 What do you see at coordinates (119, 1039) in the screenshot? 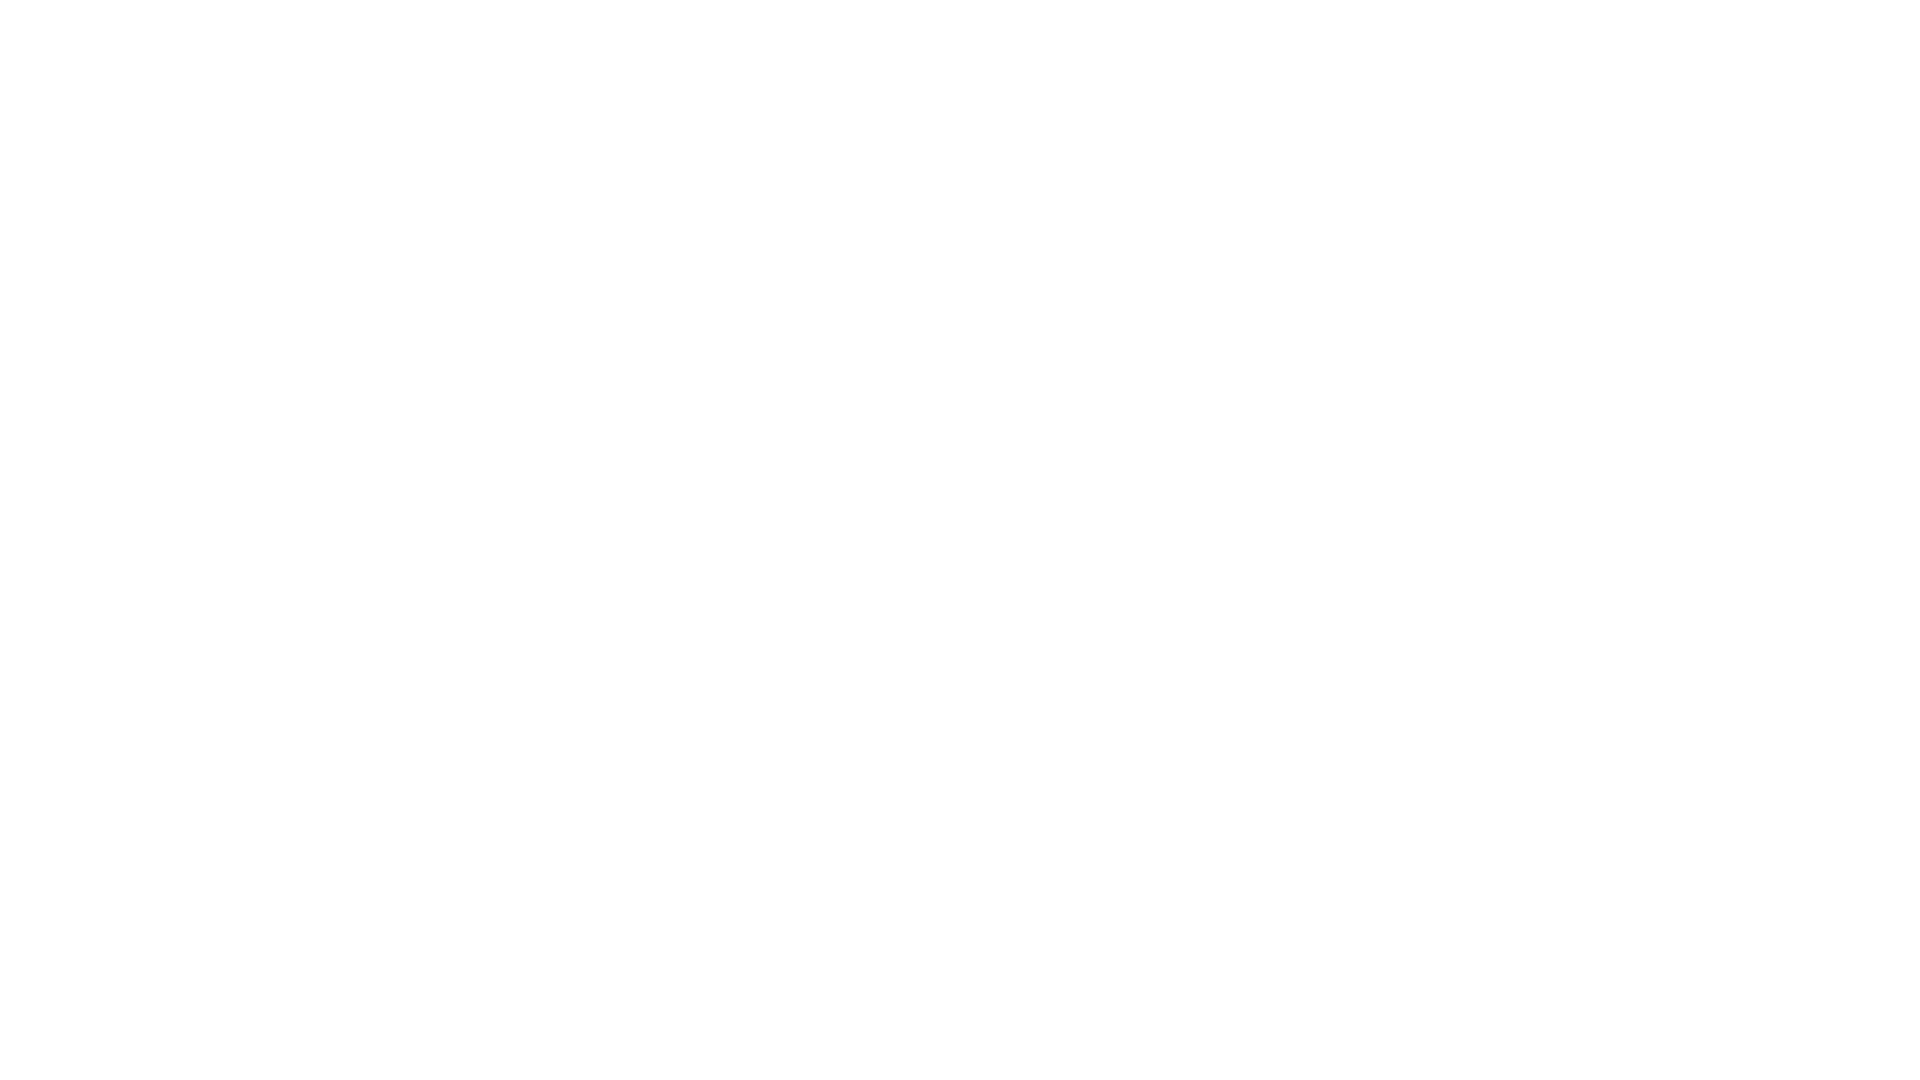
I see `Play` at bounding box center [119, 1039].